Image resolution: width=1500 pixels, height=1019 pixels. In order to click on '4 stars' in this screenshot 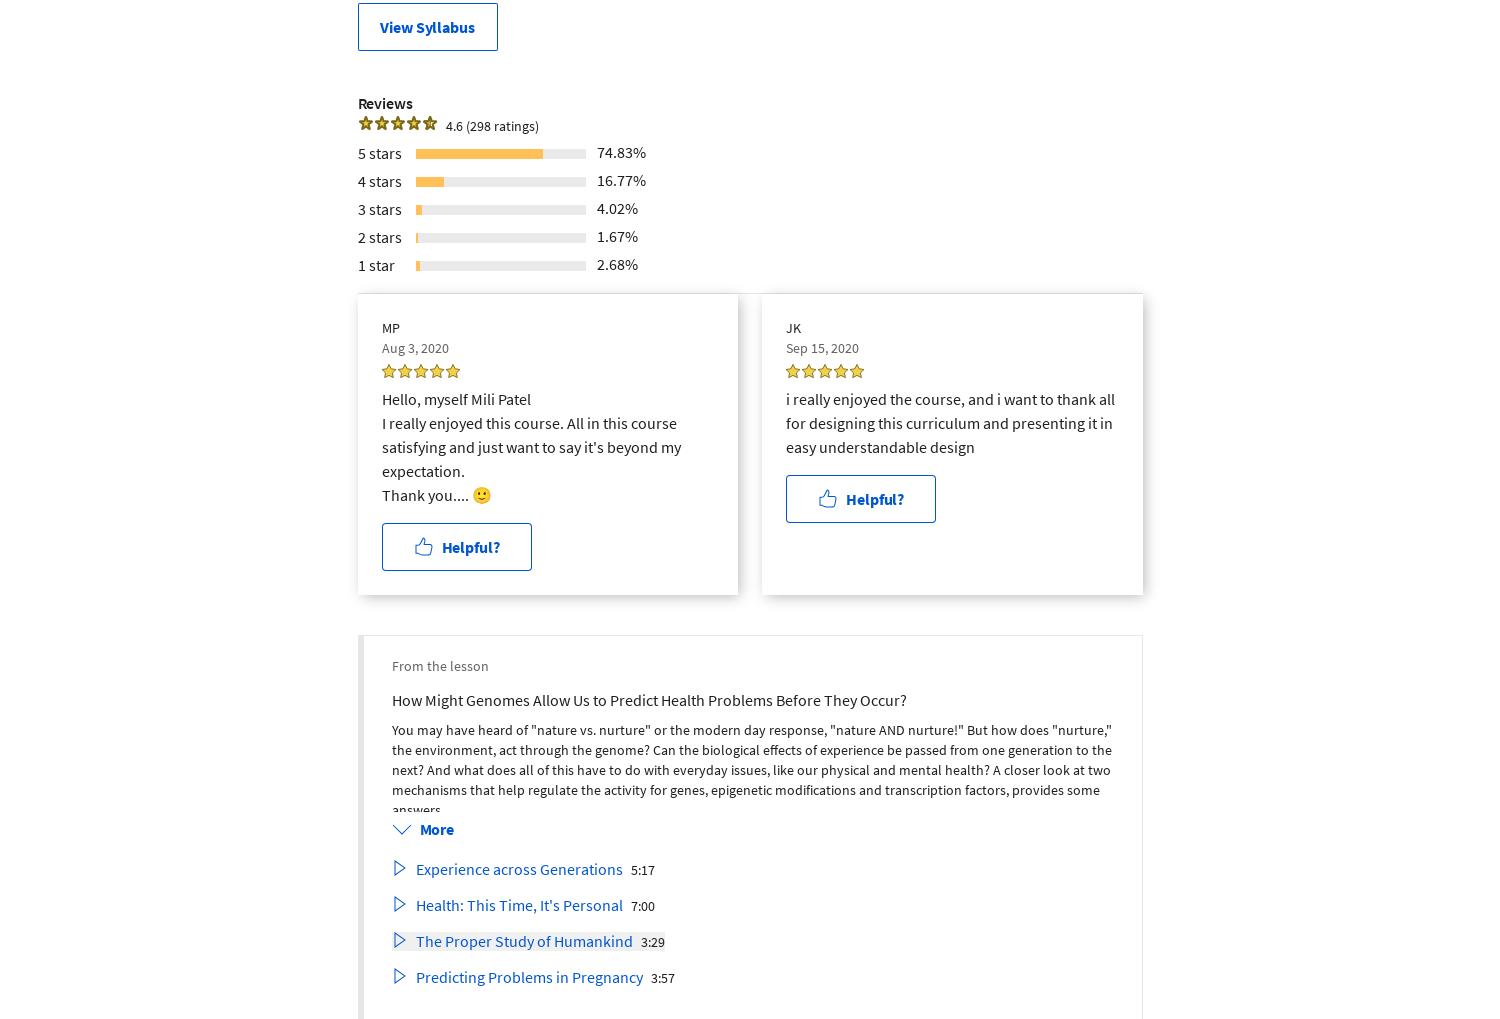, I will do `click(379, 179)`.